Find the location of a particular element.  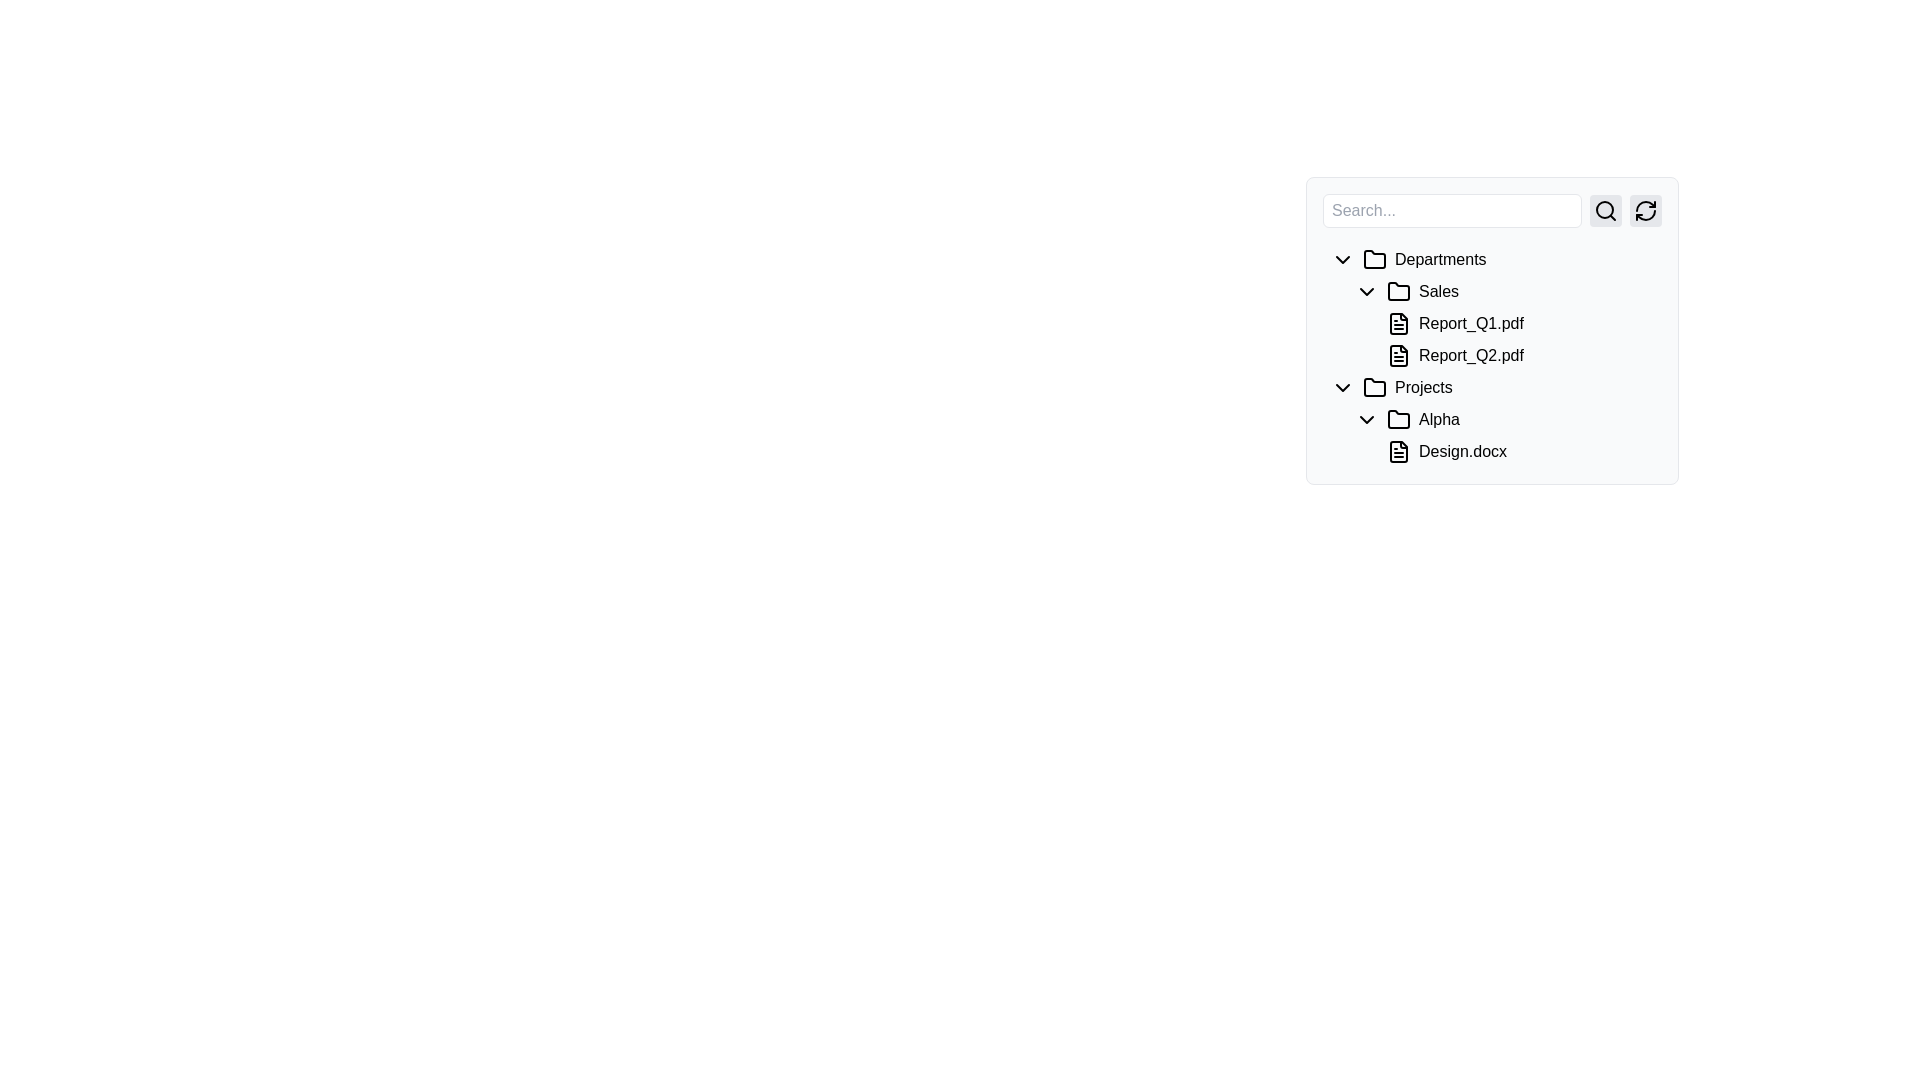

the first folder item in the 'Projects' section of the file navigation tree to interact with its contents is located at coordinates (1504, 419).